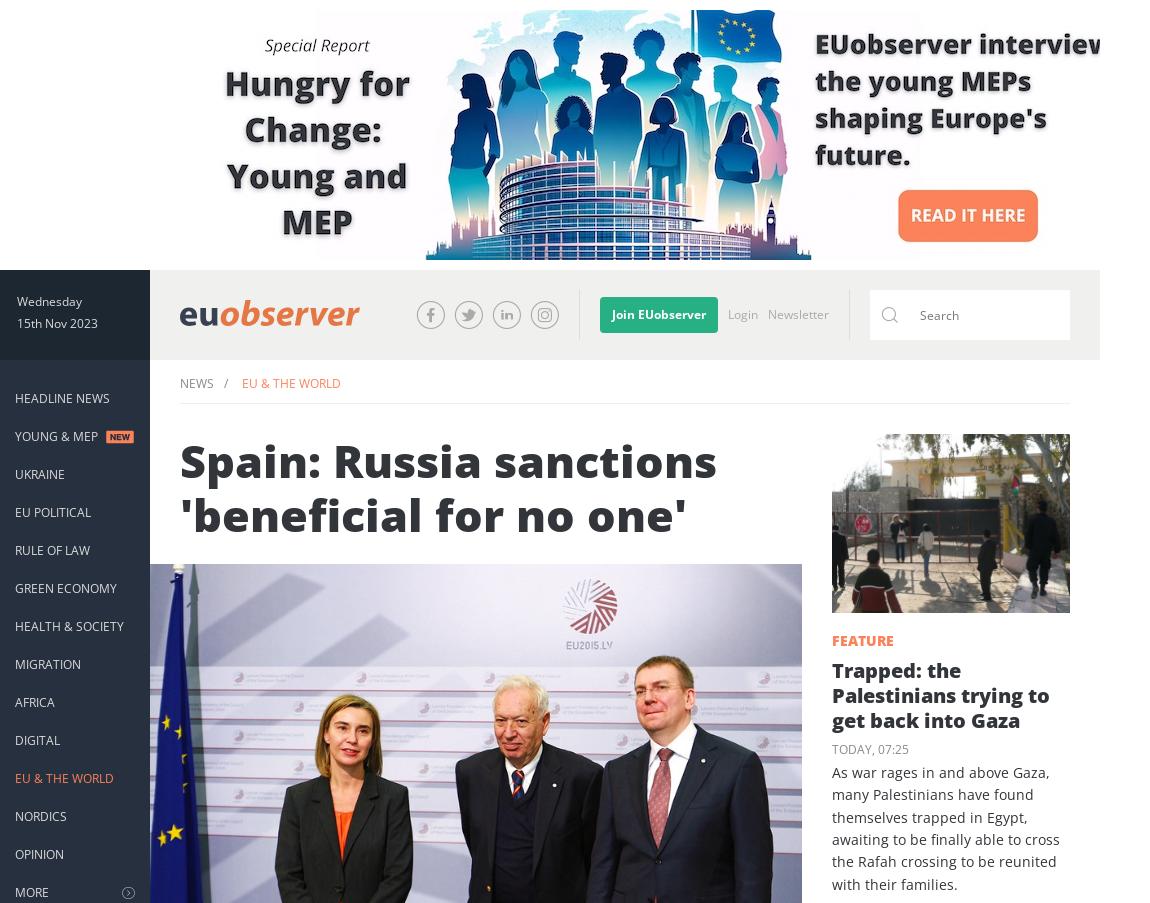 The width and height of the screenshot is (1150, 903). What do you see at coordinates (861, 639) in the screenshot?
I see `'Feature'` at bounding box center [861, 639].